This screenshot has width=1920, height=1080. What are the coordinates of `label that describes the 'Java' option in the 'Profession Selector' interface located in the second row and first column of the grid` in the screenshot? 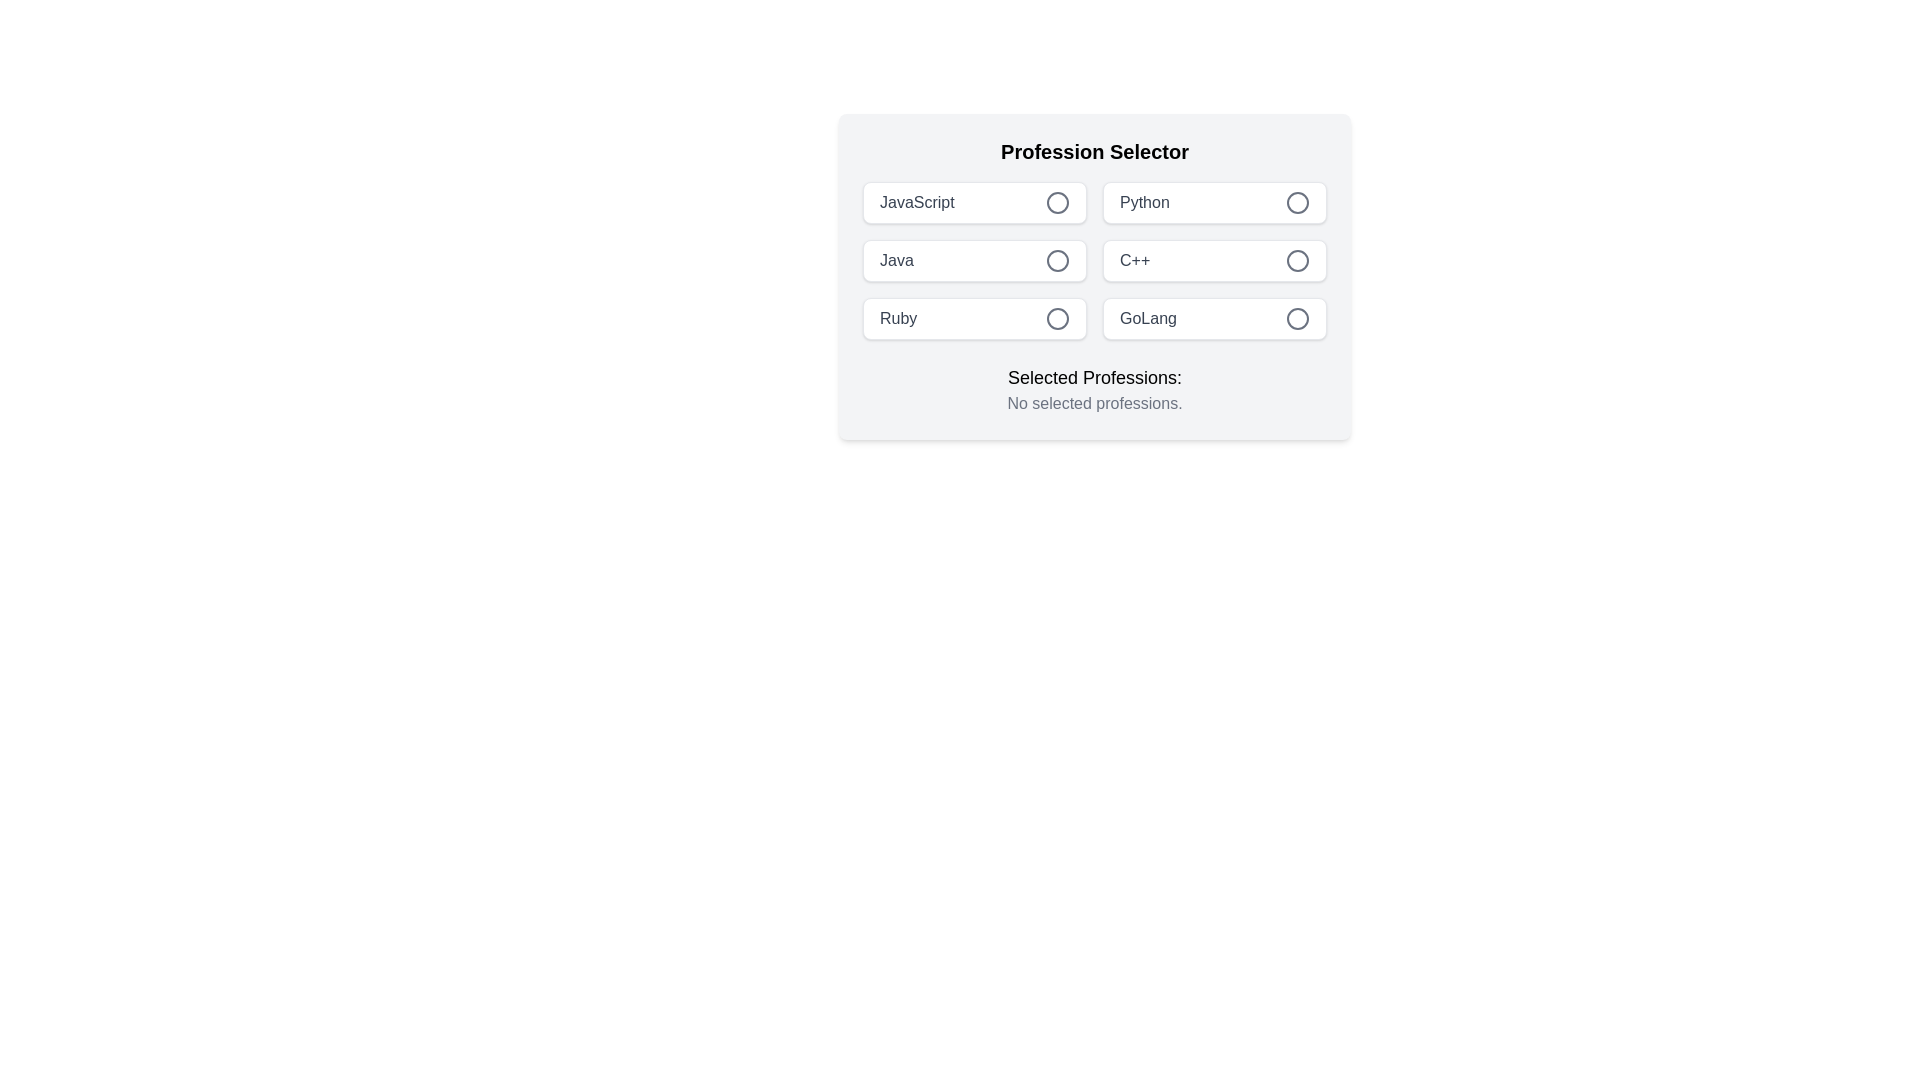 It's located at (895, 260).